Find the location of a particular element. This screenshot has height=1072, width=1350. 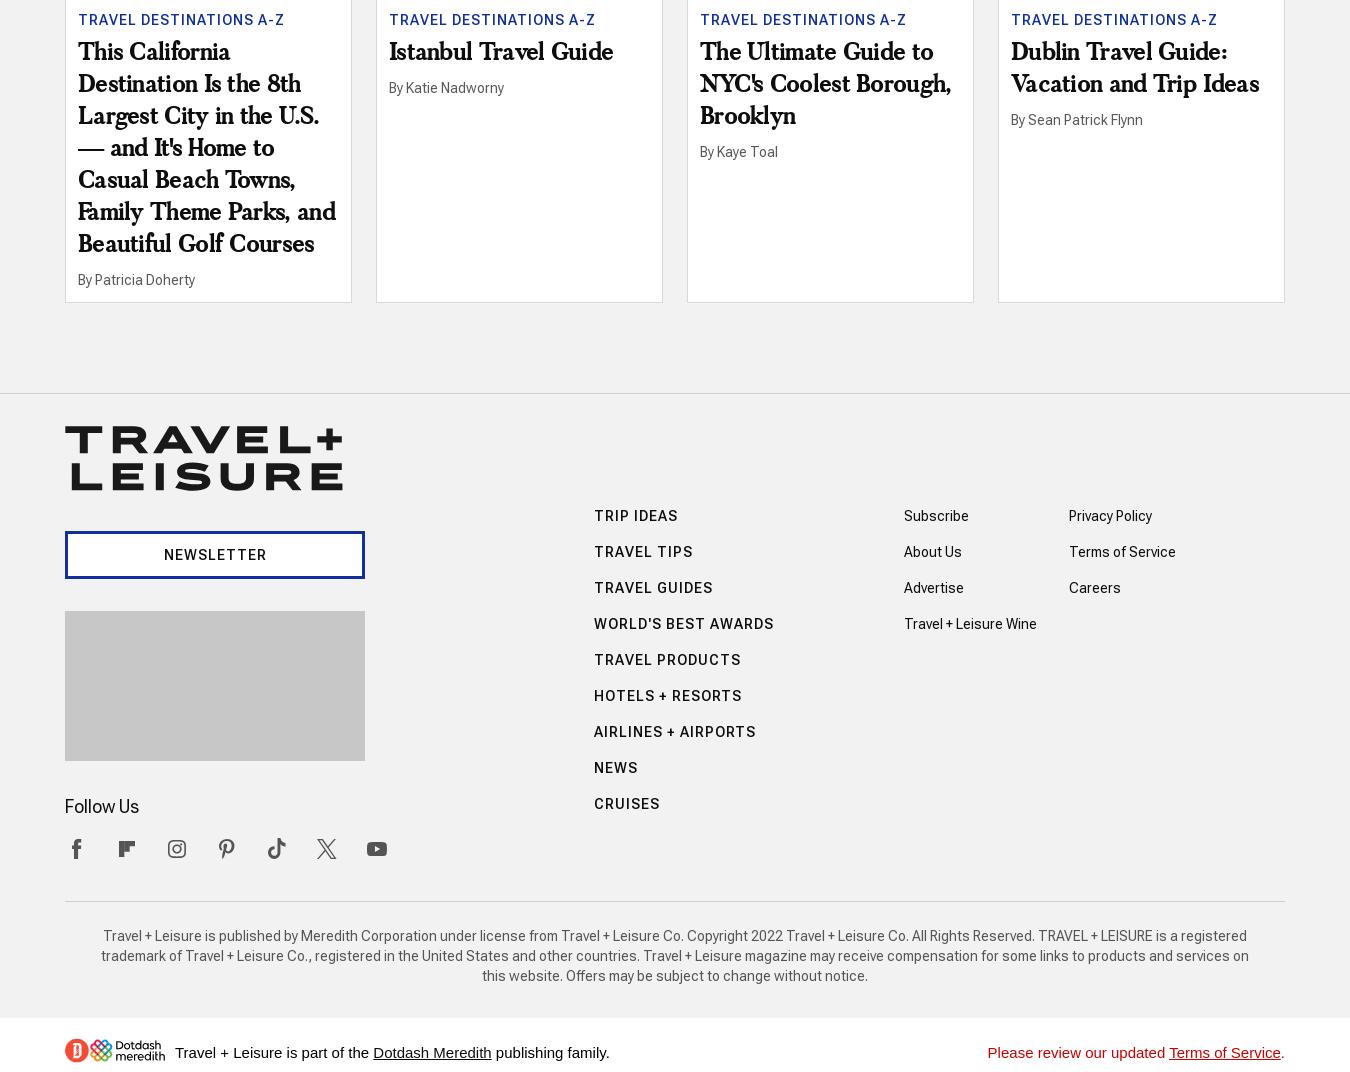

'Travel + Leisure is part of the' is located at coordinates (273, 1051).